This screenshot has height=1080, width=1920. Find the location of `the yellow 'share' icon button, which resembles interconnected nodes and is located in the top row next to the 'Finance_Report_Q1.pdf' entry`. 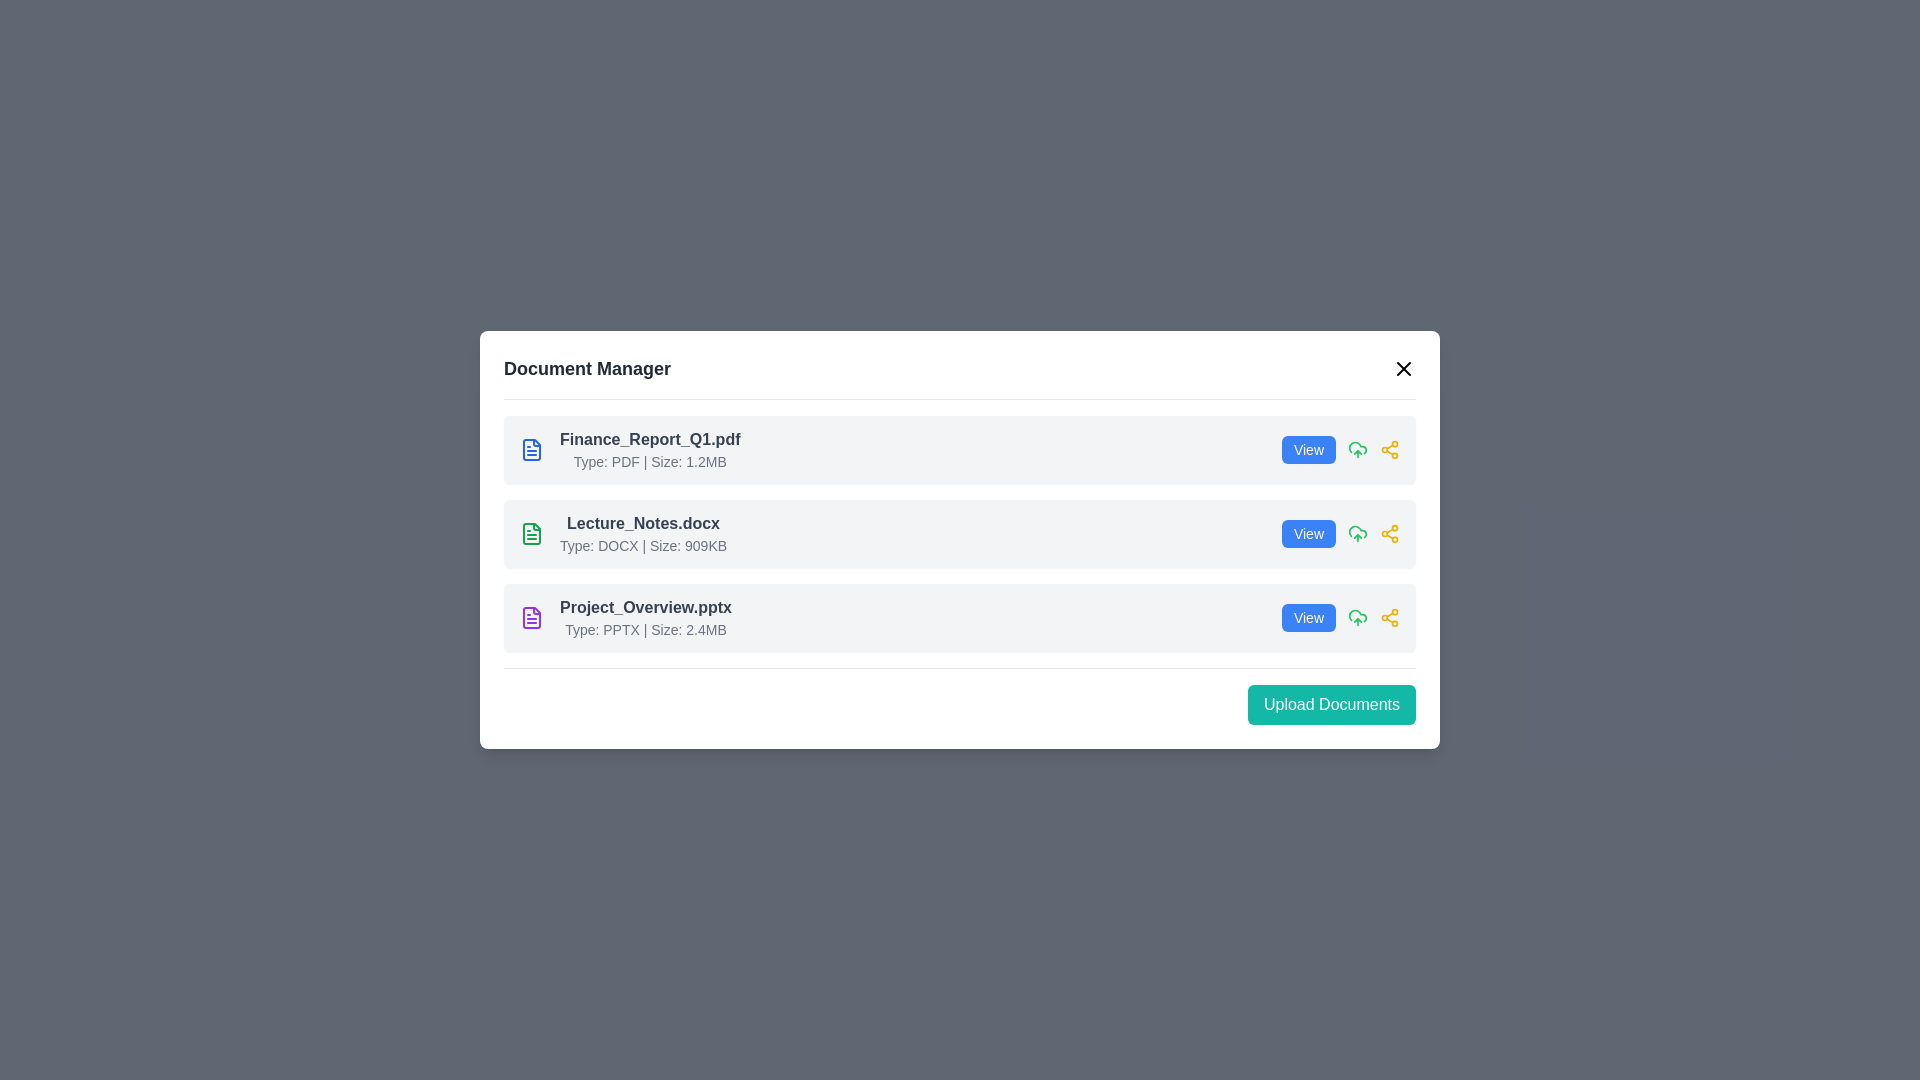

the yellow 'share' icon button, which resembles interconnected nodes and is located in the top row next to the 'Finance_Report_Q1.pdf' entry is located at coordinates (1389, 450).